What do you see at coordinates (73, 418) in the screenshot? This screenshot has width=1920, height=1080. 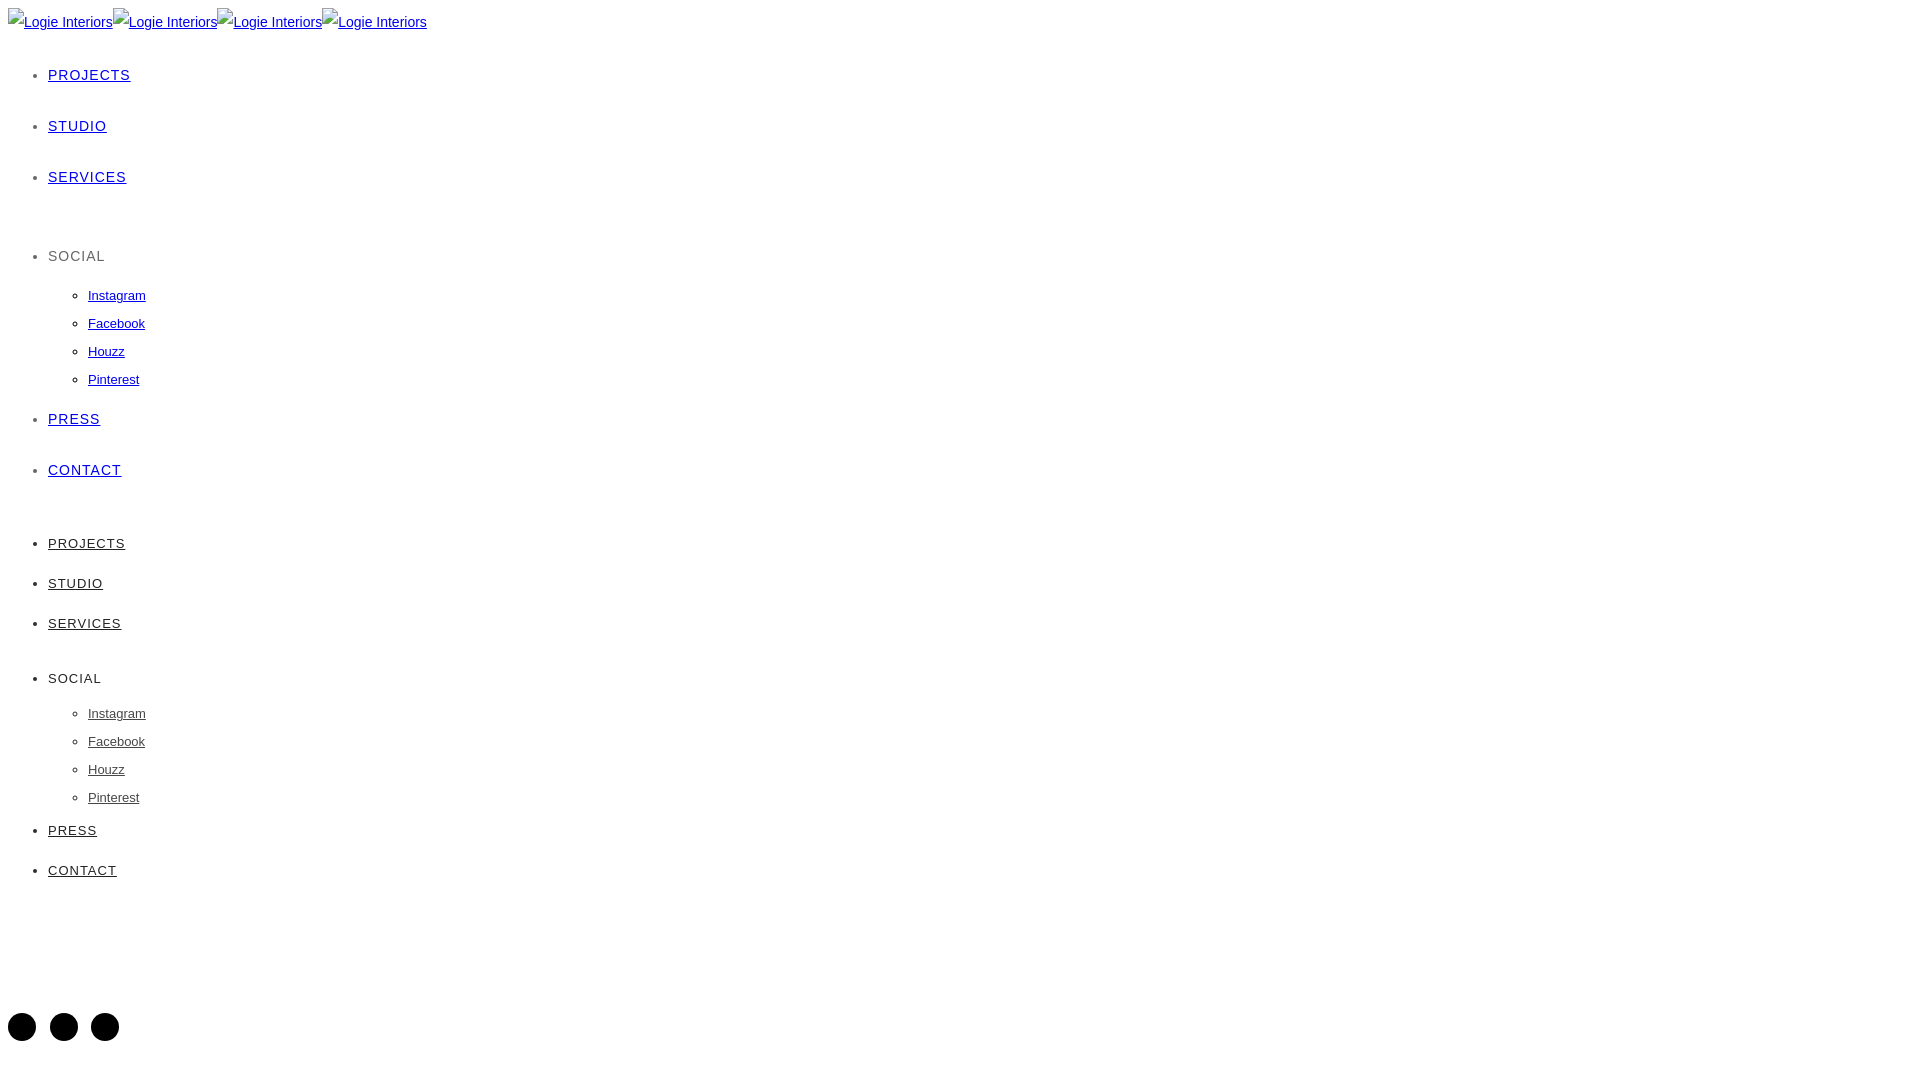 I see `'PRESS'` at bounding box center [73, 418].